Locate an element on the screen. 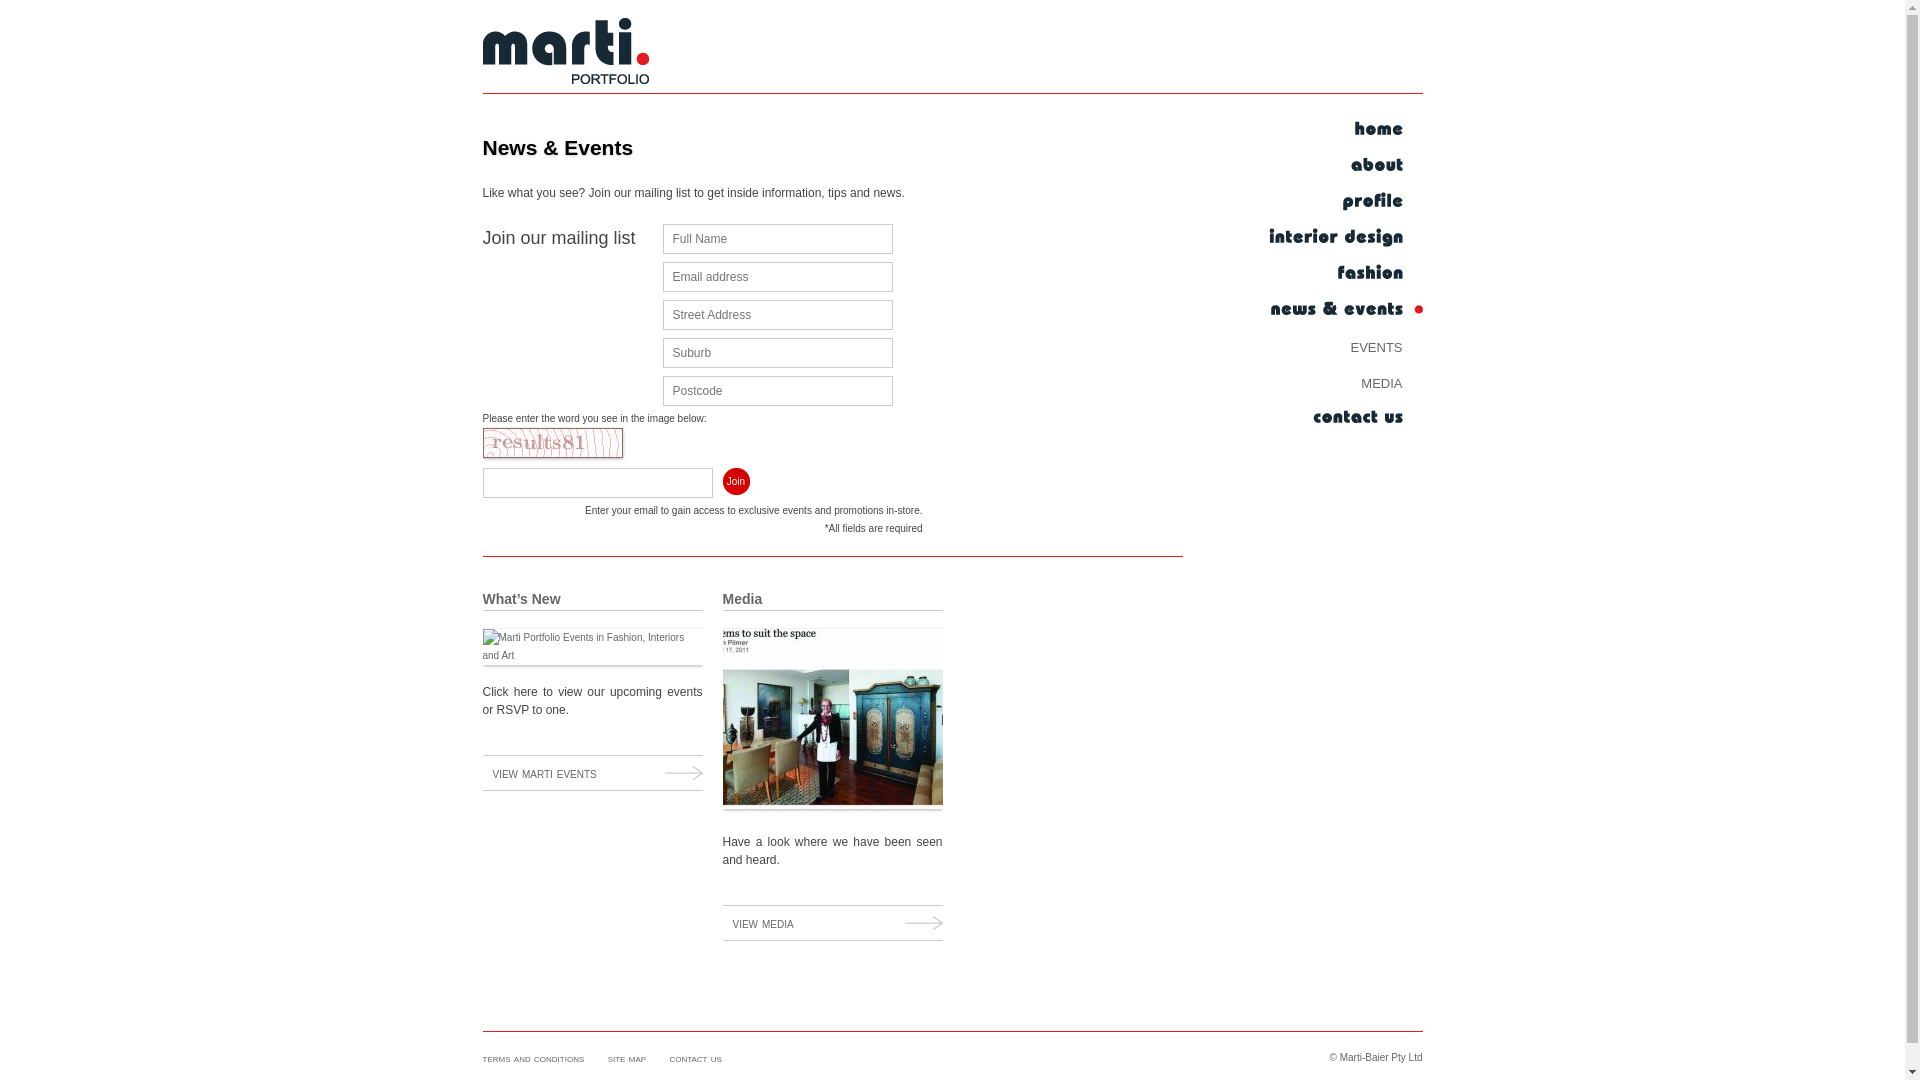 The image size is (1920, 1080). ' ' is located at coordinates (1342, 130).